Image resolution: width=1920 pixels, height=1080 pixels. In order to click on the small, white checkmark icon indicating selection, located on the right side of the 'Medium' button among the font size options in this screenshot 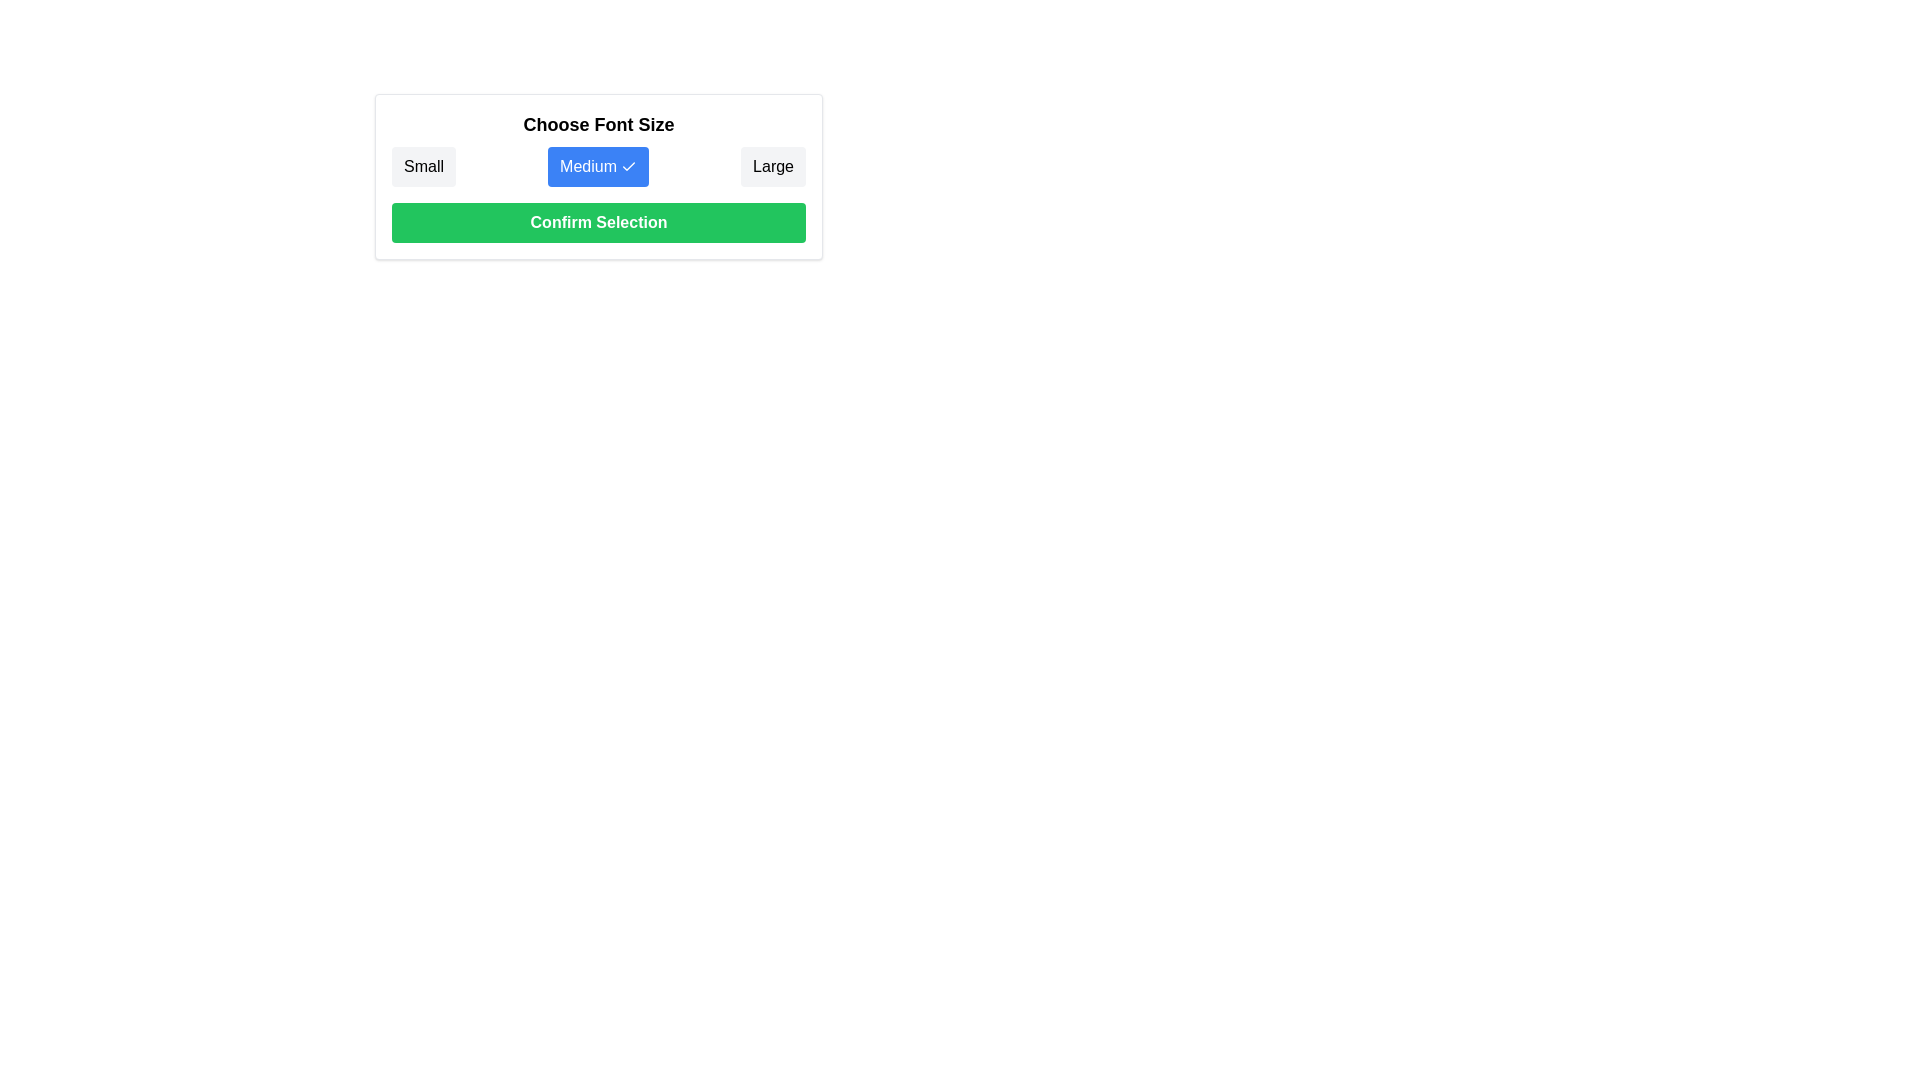, I will do `click(627, 165)`.